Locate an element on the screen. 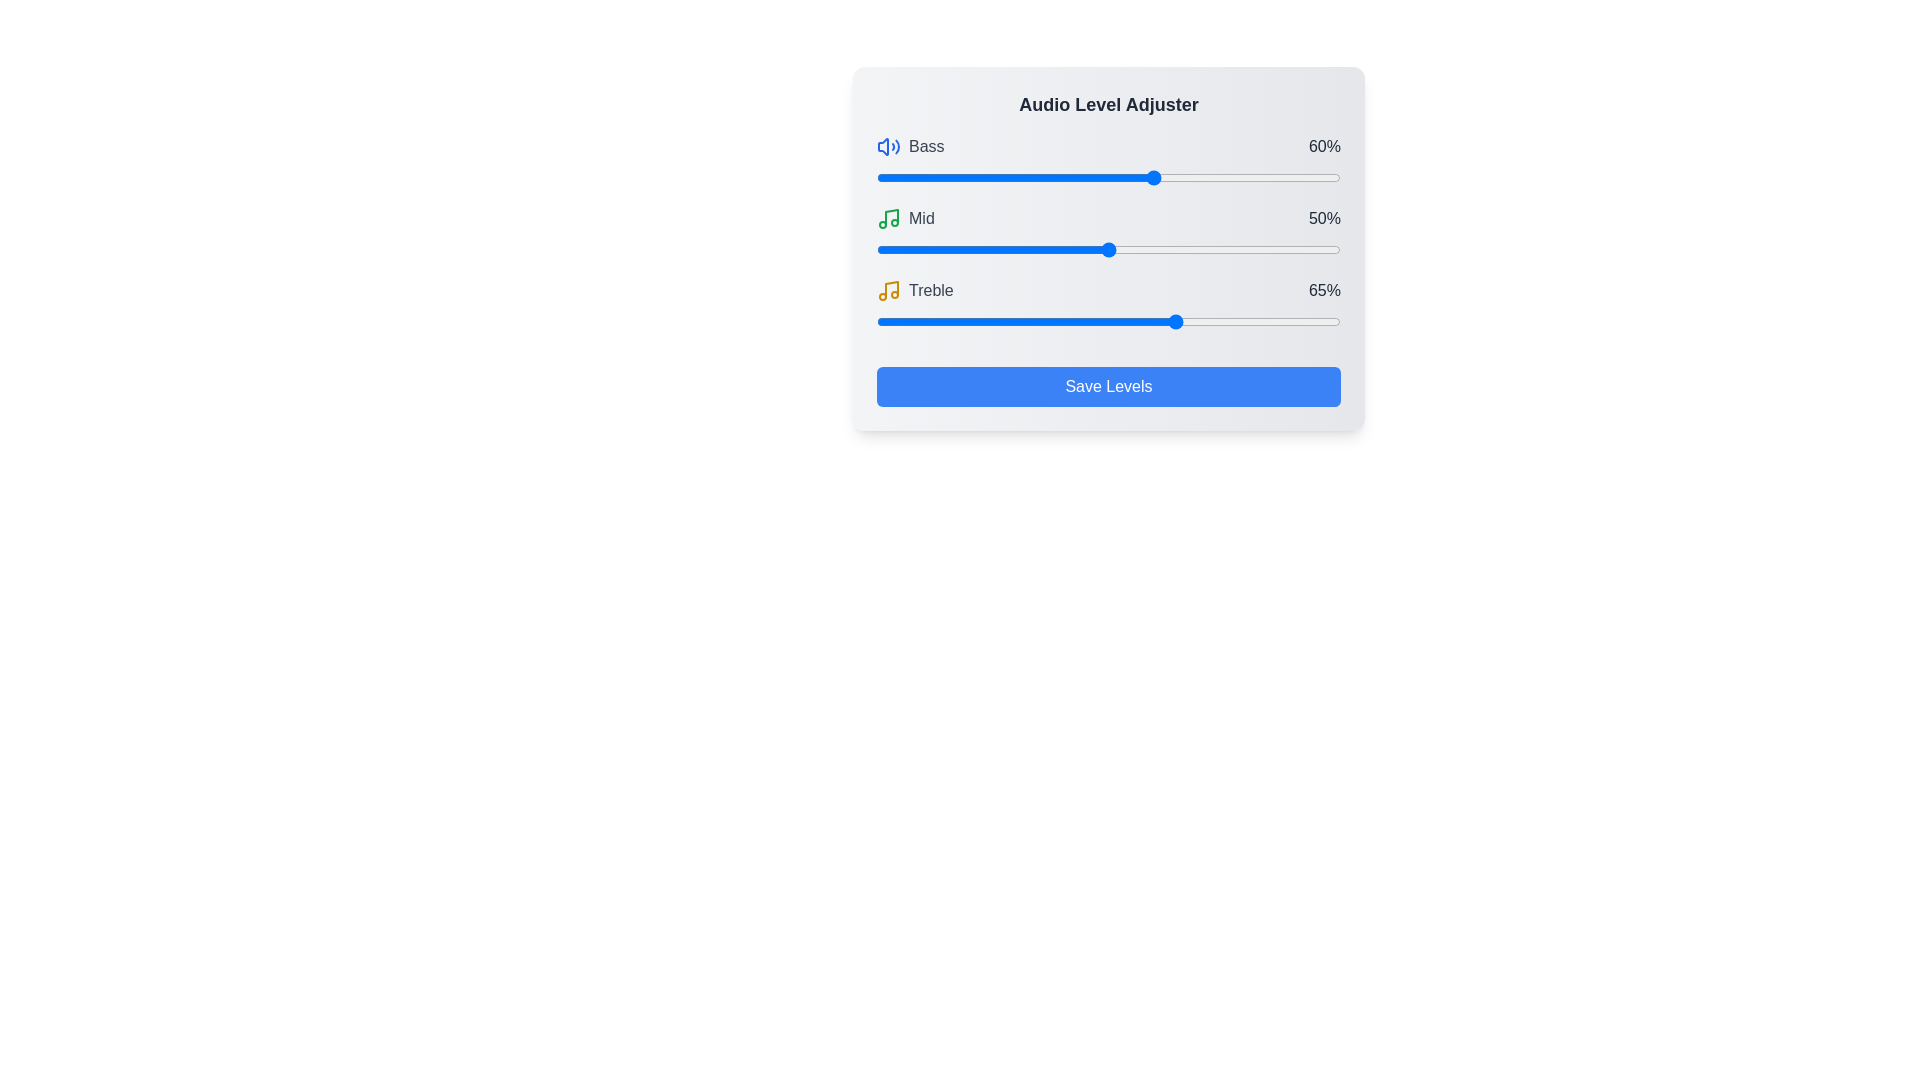 Image resolution: width=1920 pixels, height=1080 pixels. the 'Mid' audio level is located at coordinates (931, 249).